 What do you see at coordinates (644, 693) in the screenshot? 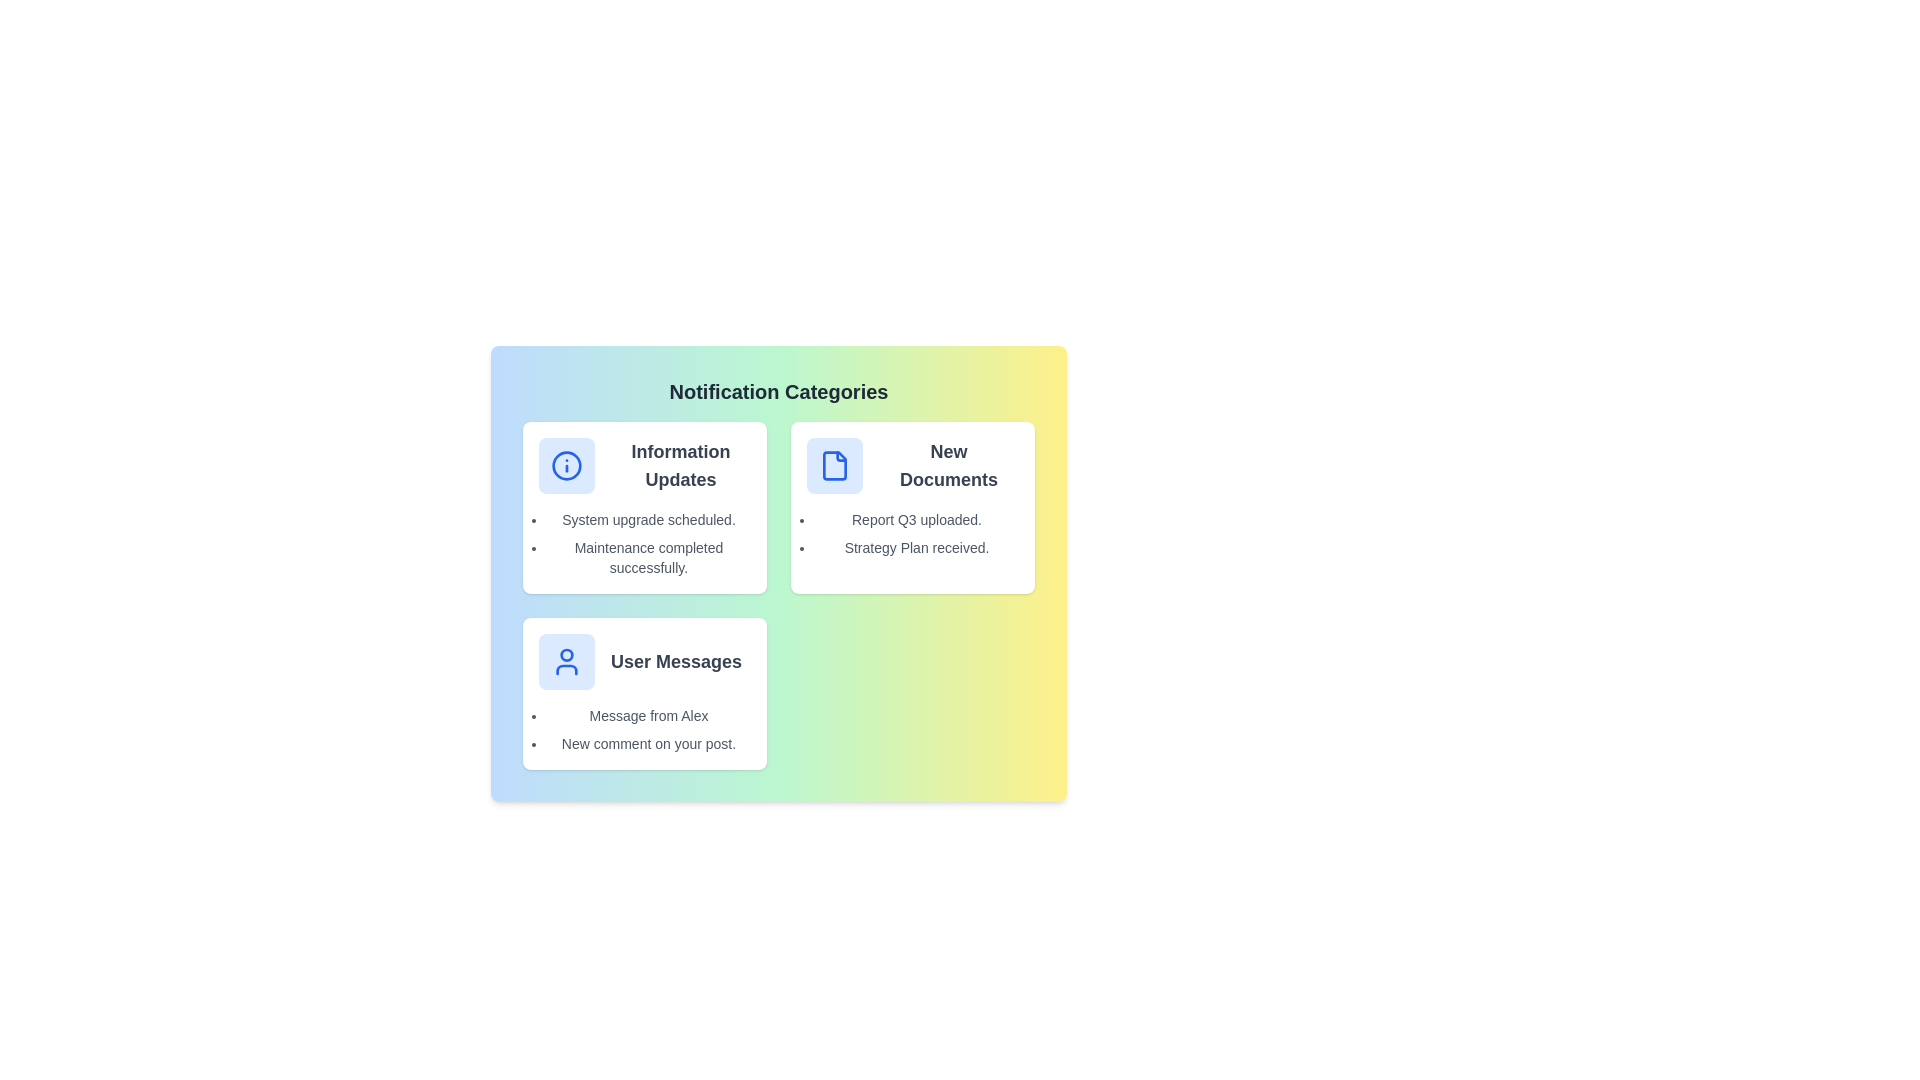
I see `the category card for User Messages to select it` at bounding box center [644, 693].